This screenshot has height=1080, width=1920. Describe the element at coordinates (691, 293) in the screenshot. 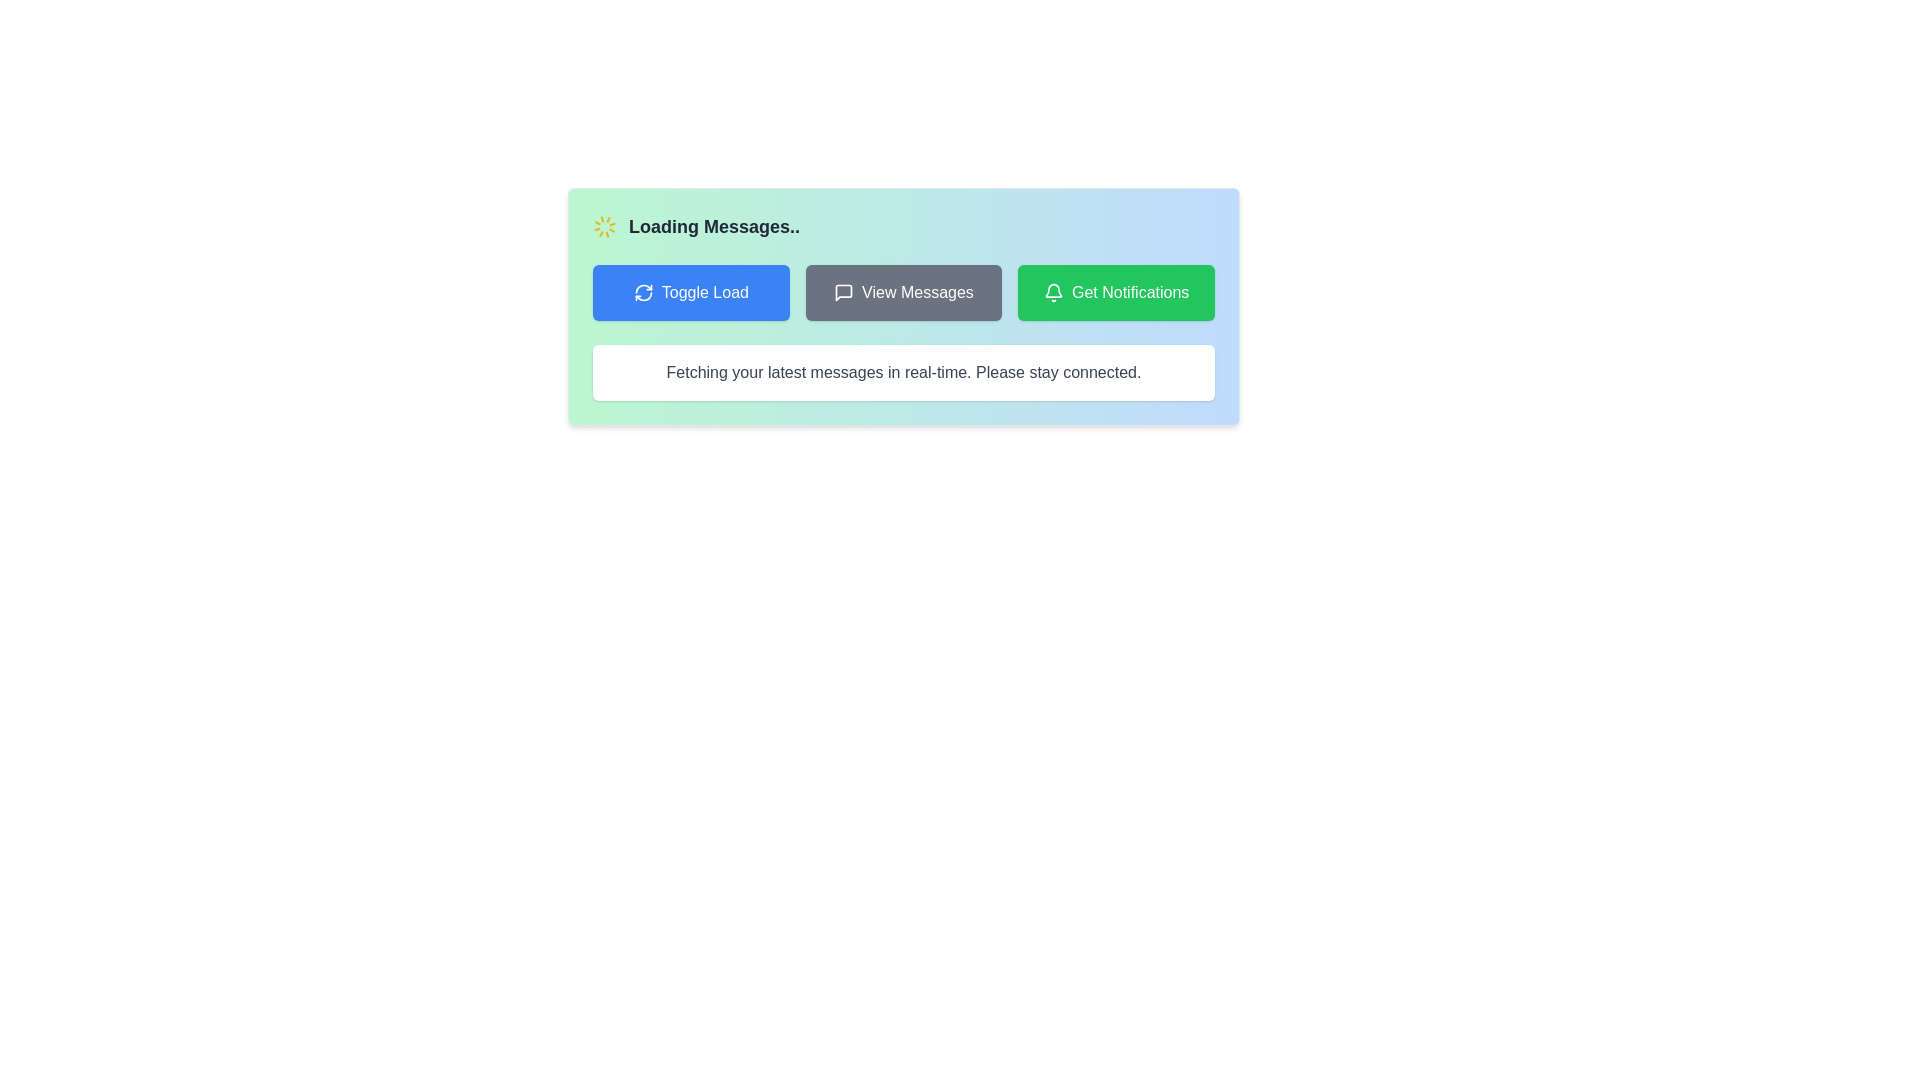

I see `the 'Toggle Load' button, which is a rectangular button with a blue background, white text, and a circular arrow icon, located at the leftmost position in a horizontal grid arrangement` at that location.